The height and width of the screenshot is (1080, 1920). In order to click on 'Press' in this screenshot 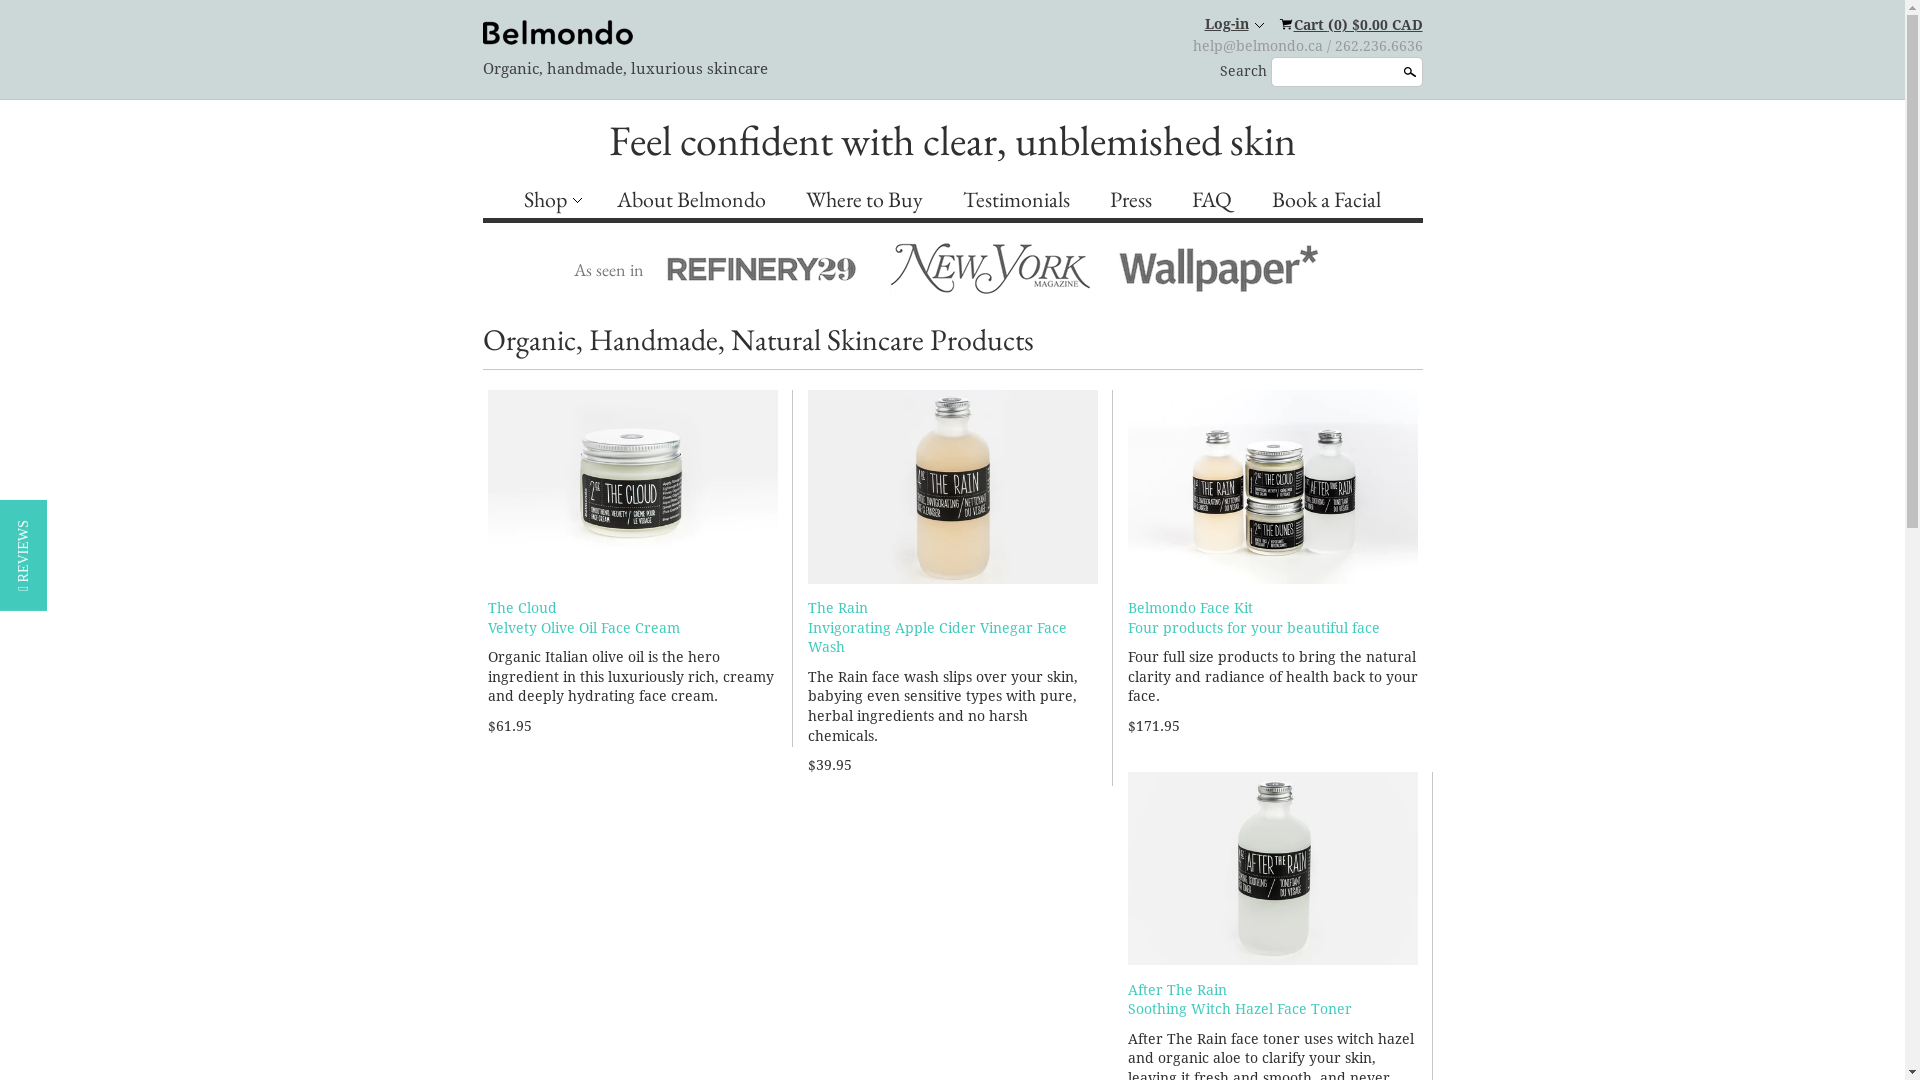, I will do `click(1131, 200)`.